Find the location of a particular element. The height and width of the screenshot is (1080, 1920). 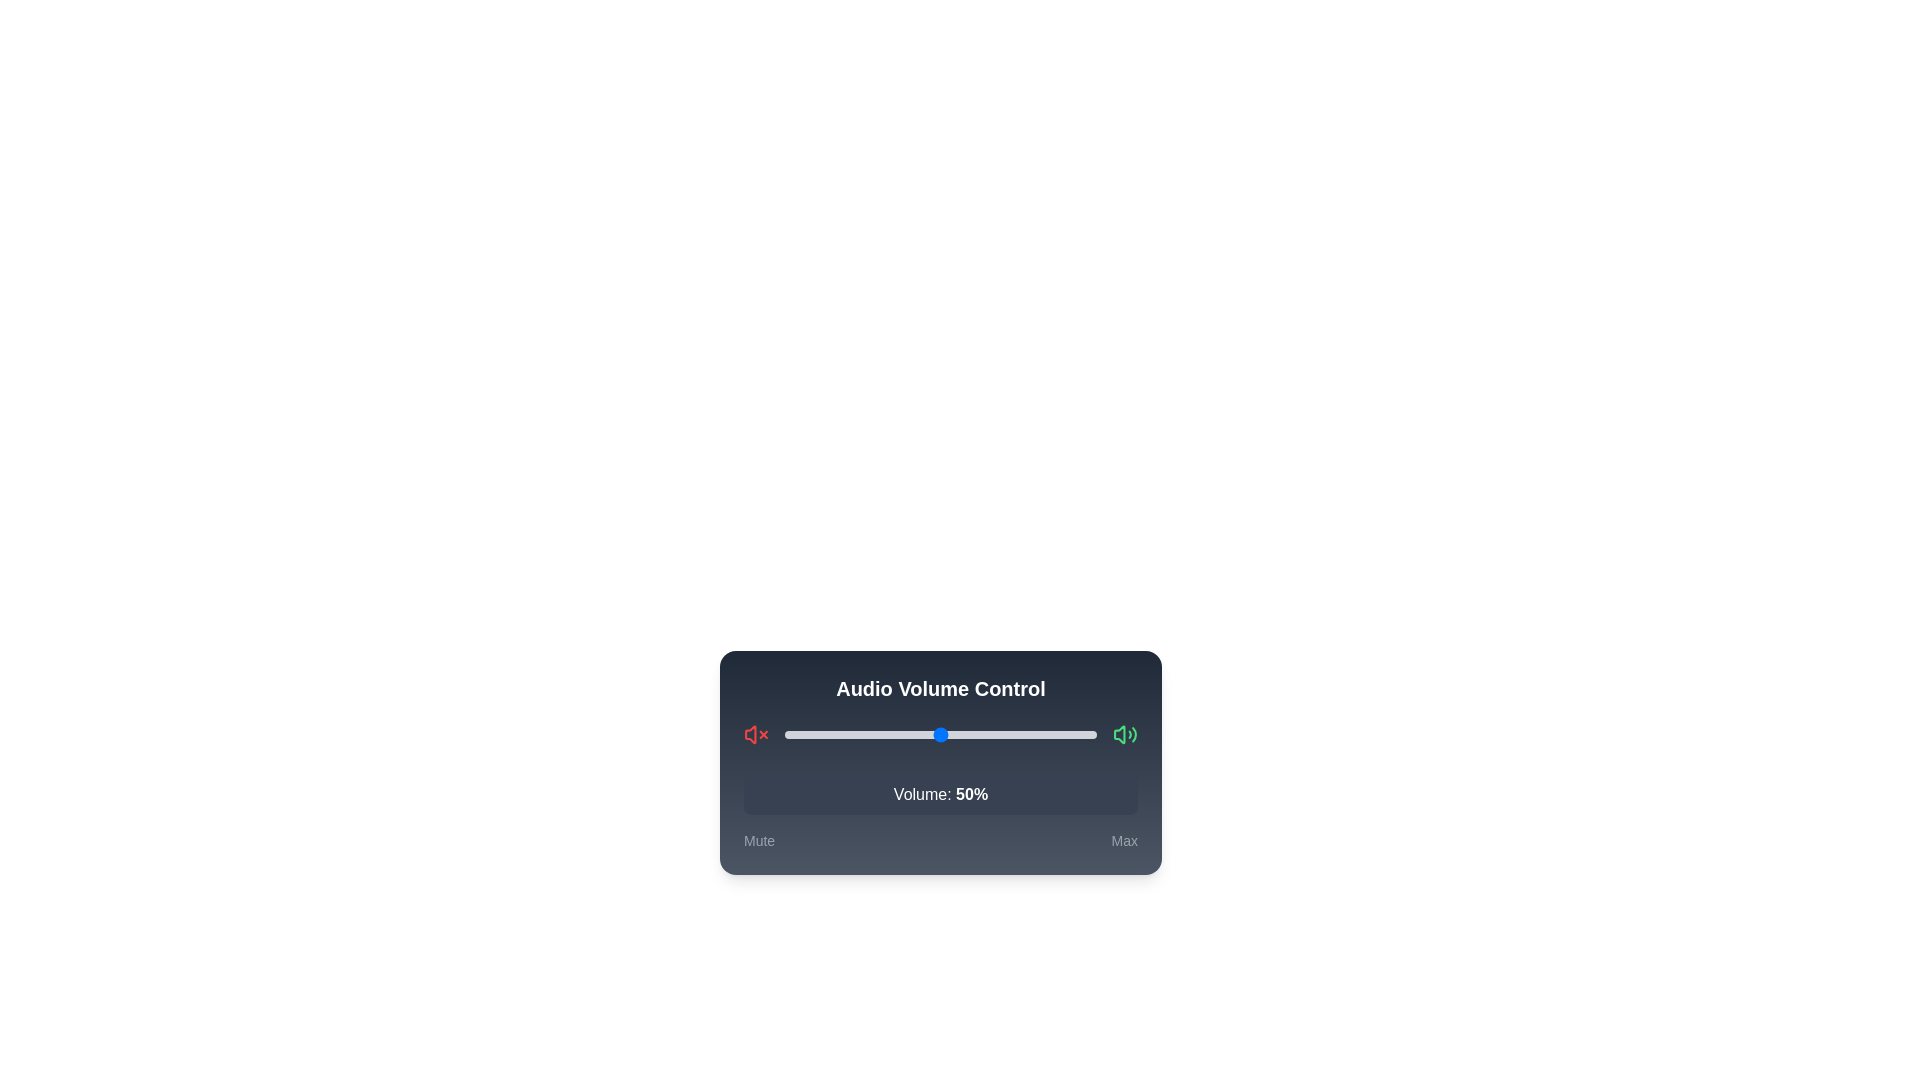

the slider to set the volume to 4% is located at coordinates (796, 735).